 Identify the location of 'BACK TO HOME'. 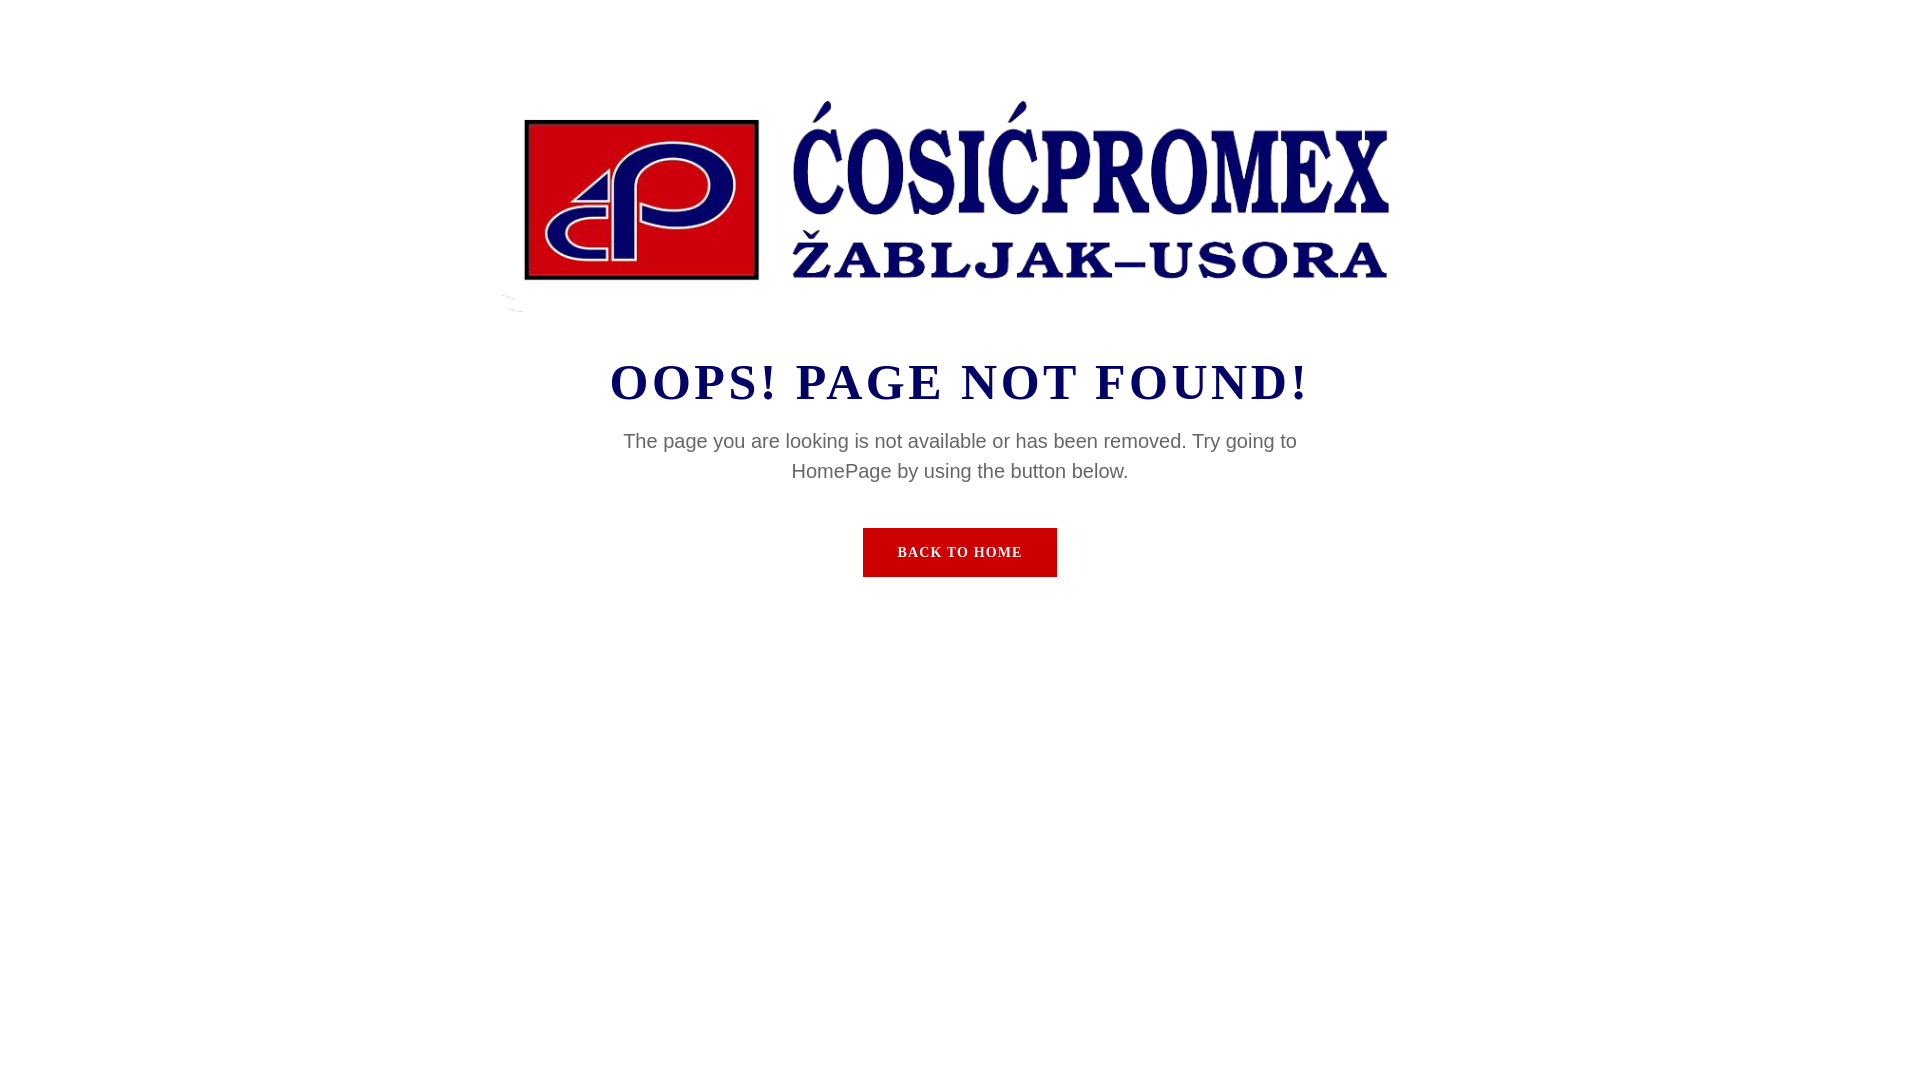
(960, 552).